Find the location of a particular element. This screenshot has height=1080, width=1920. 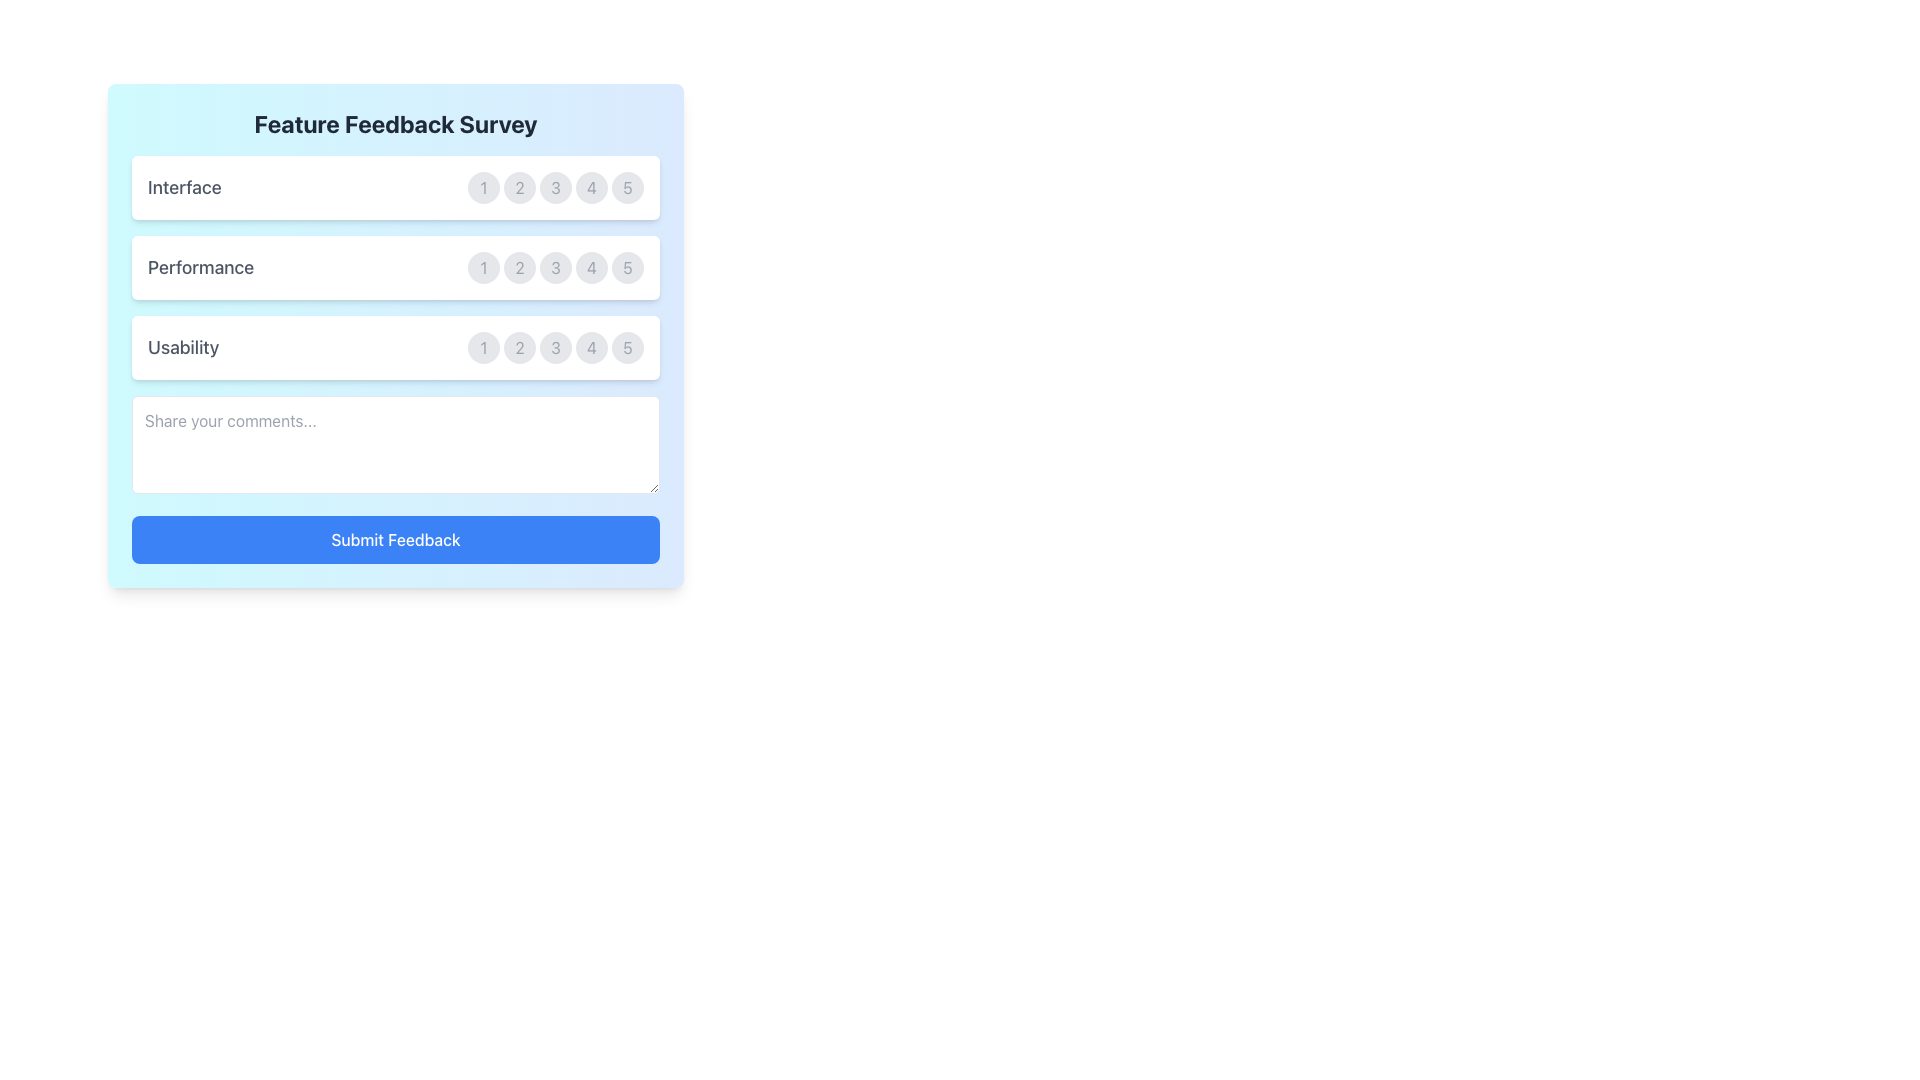

the third button representing a rating of 3 out of 5 in the Usability category of the survey card is located at coordinates (556, 346).